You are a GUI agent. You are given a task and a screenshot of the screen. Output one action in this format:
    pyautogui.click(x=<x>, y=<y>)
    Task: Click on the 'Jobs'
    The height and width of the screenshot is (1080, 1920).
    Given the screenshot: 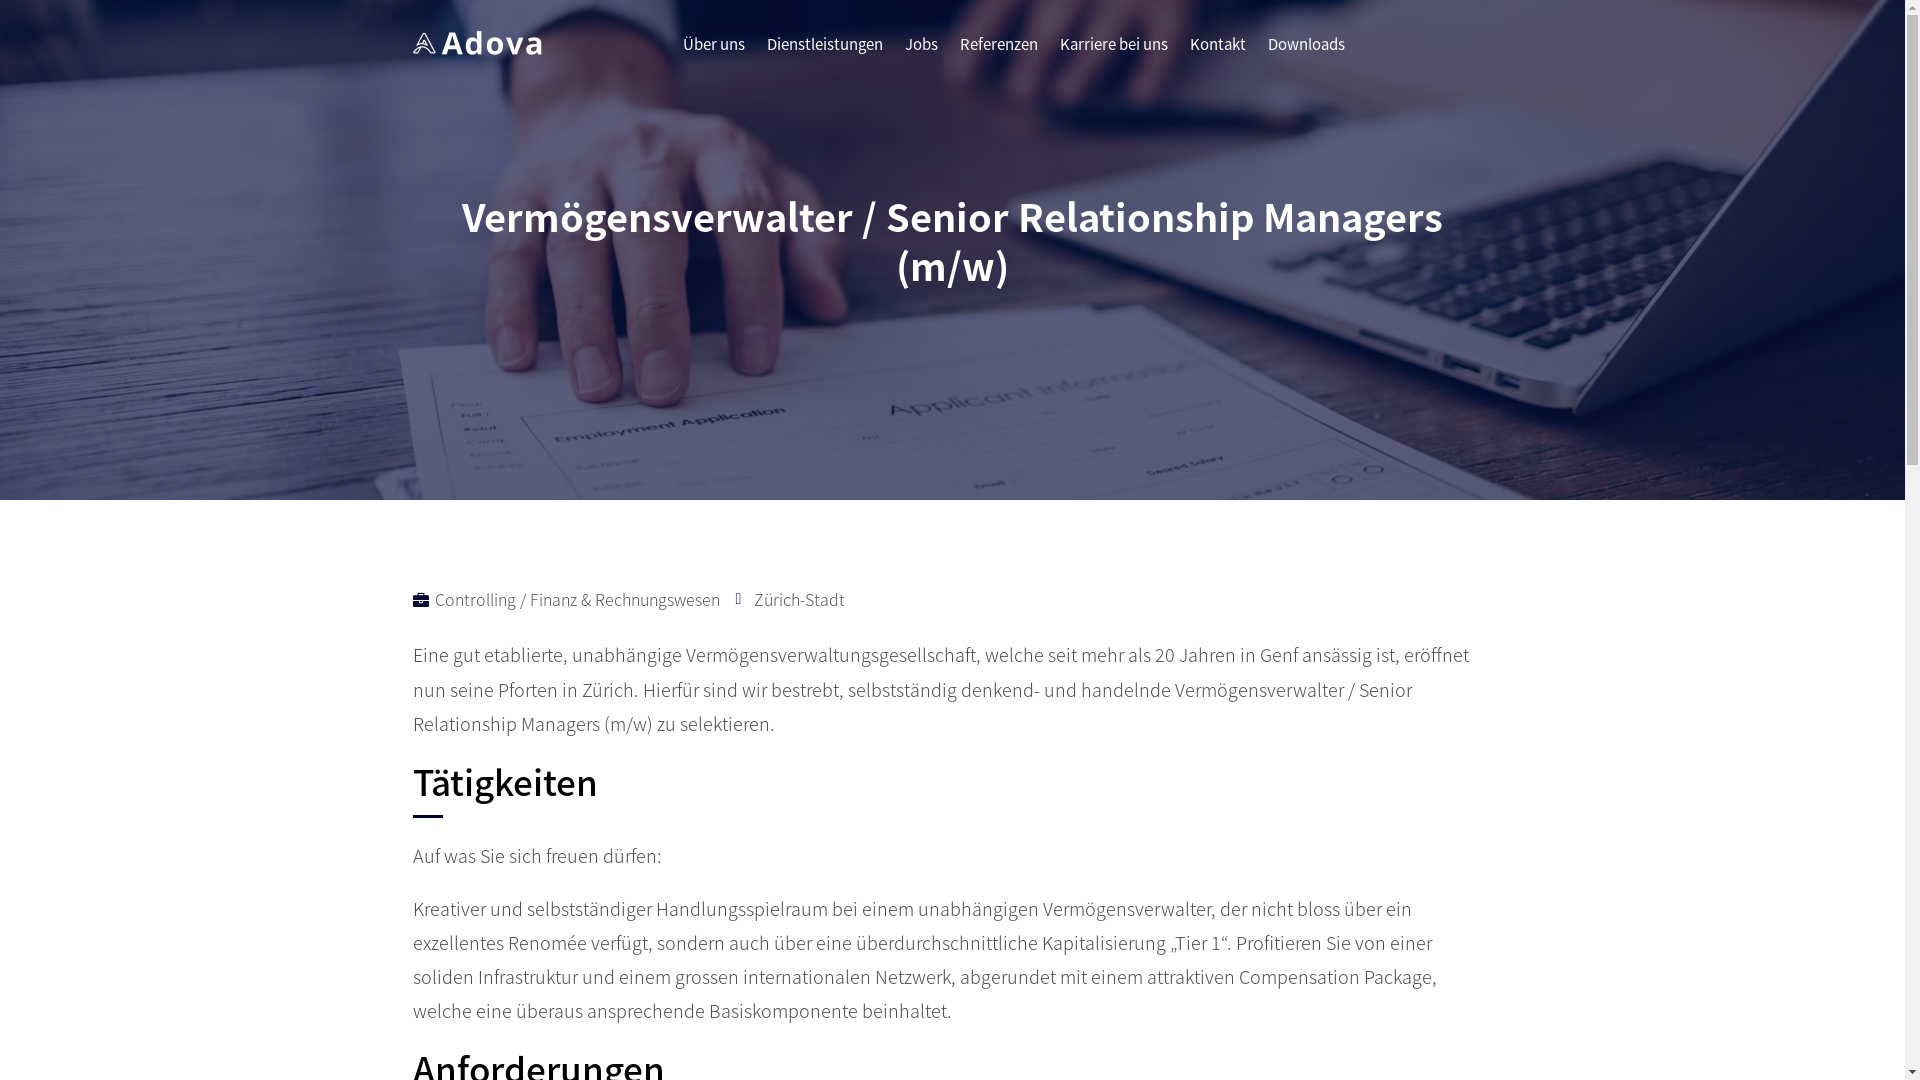 What is the action you would take?
    pyautogui.click(x=919, y=50)
    